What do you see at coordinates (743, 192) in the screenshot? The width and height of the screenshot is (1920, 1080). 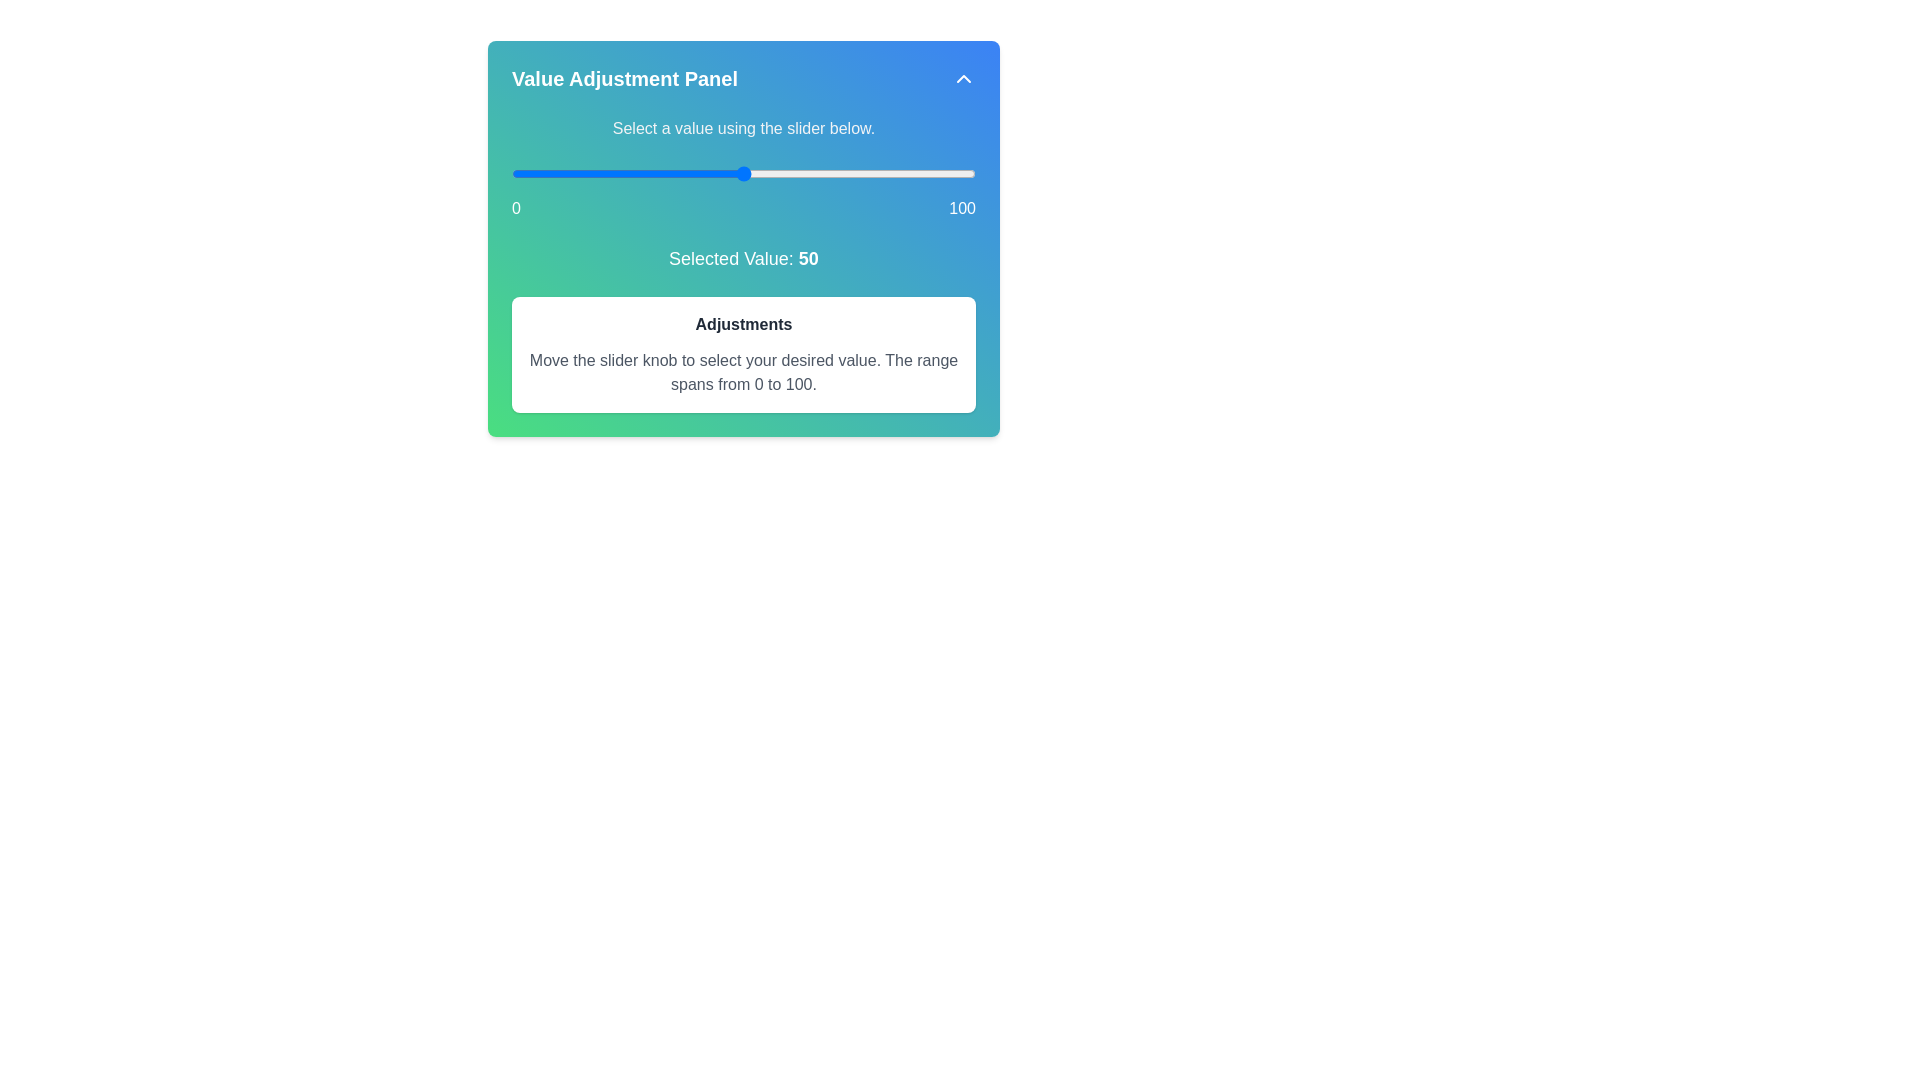 I see `the track of the horizontal slider input to set a value, located in the 'Value Adjustment Panel' beneath the 'Select a value using the slider below' text and above the 'Selected Value: 50' label` at bounding box center [743, 192].